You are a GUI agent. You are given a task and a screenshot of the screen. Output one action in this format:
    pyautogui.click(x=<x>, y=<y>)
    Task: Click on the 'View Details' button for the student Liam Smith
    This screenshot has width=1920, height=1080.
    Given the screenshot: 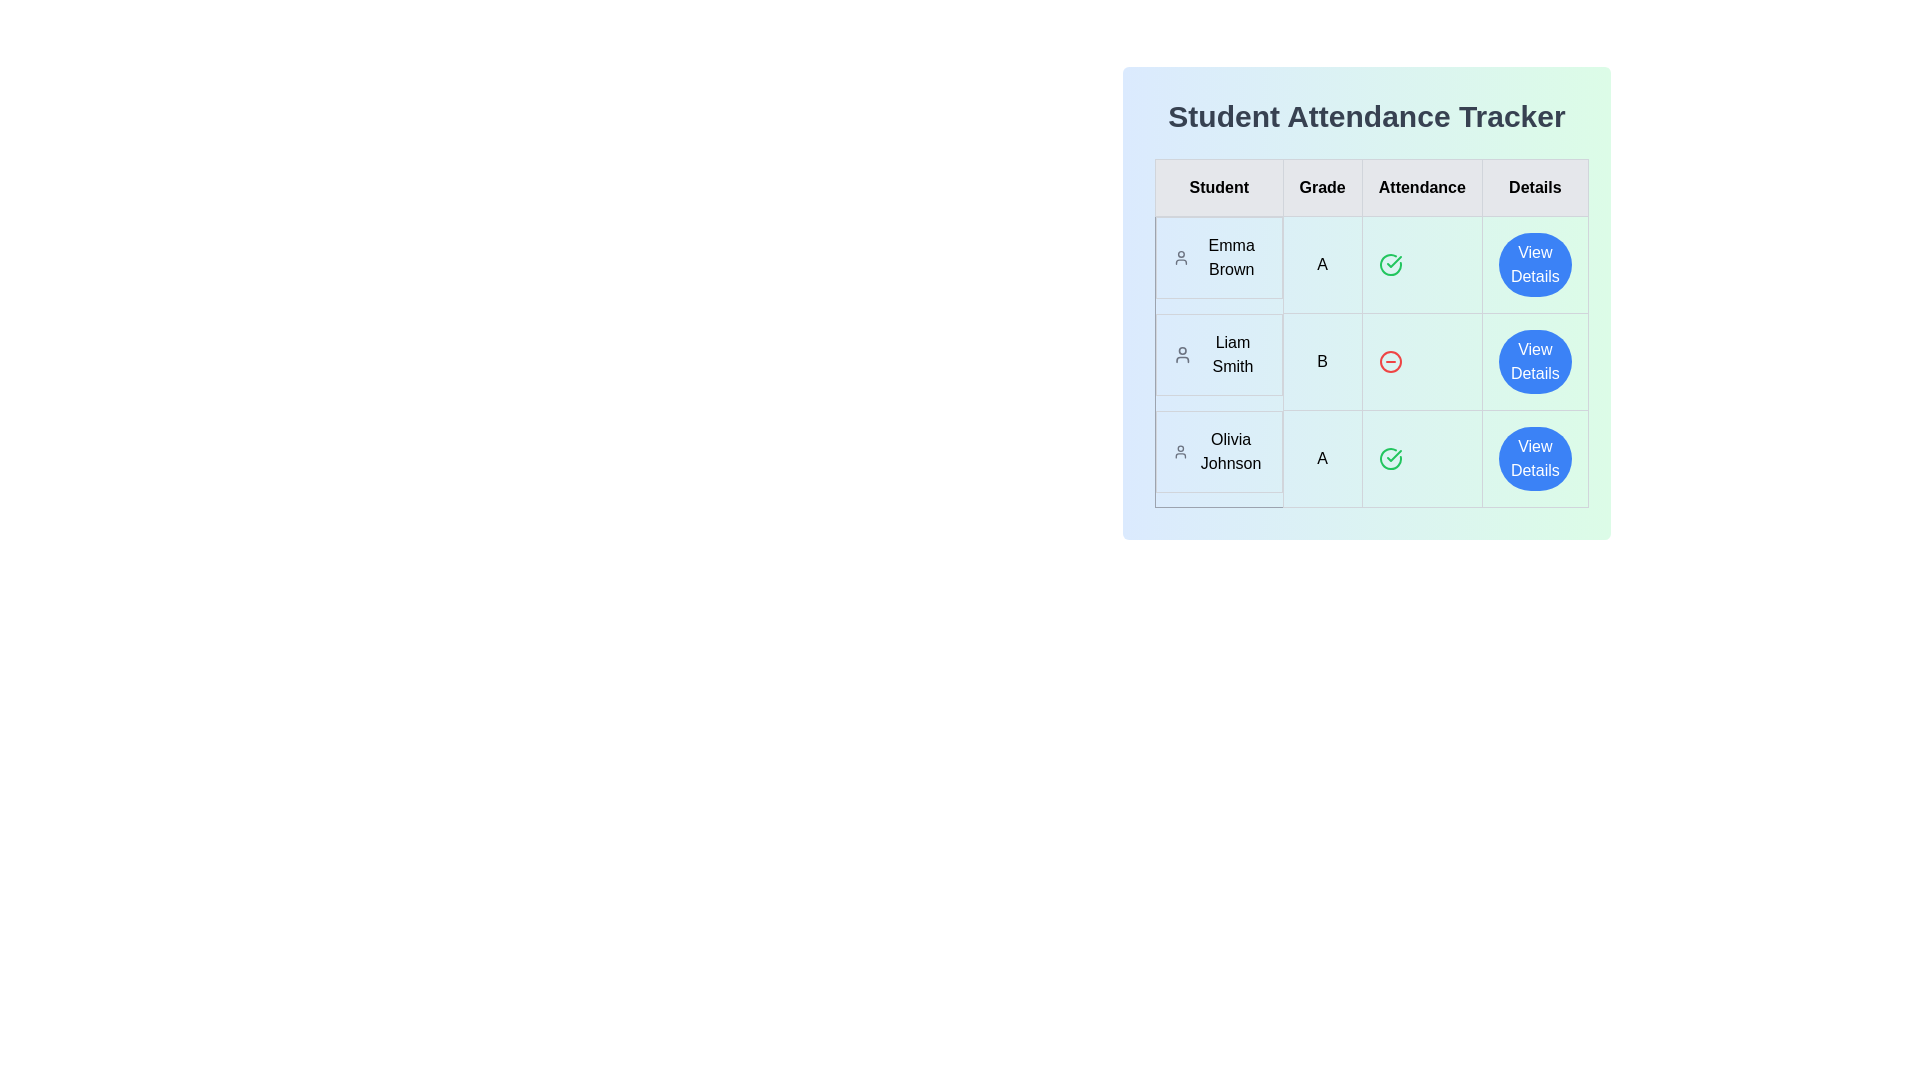 What is the action you would take?
    pyautogui.click(x=1534, y=362)
    